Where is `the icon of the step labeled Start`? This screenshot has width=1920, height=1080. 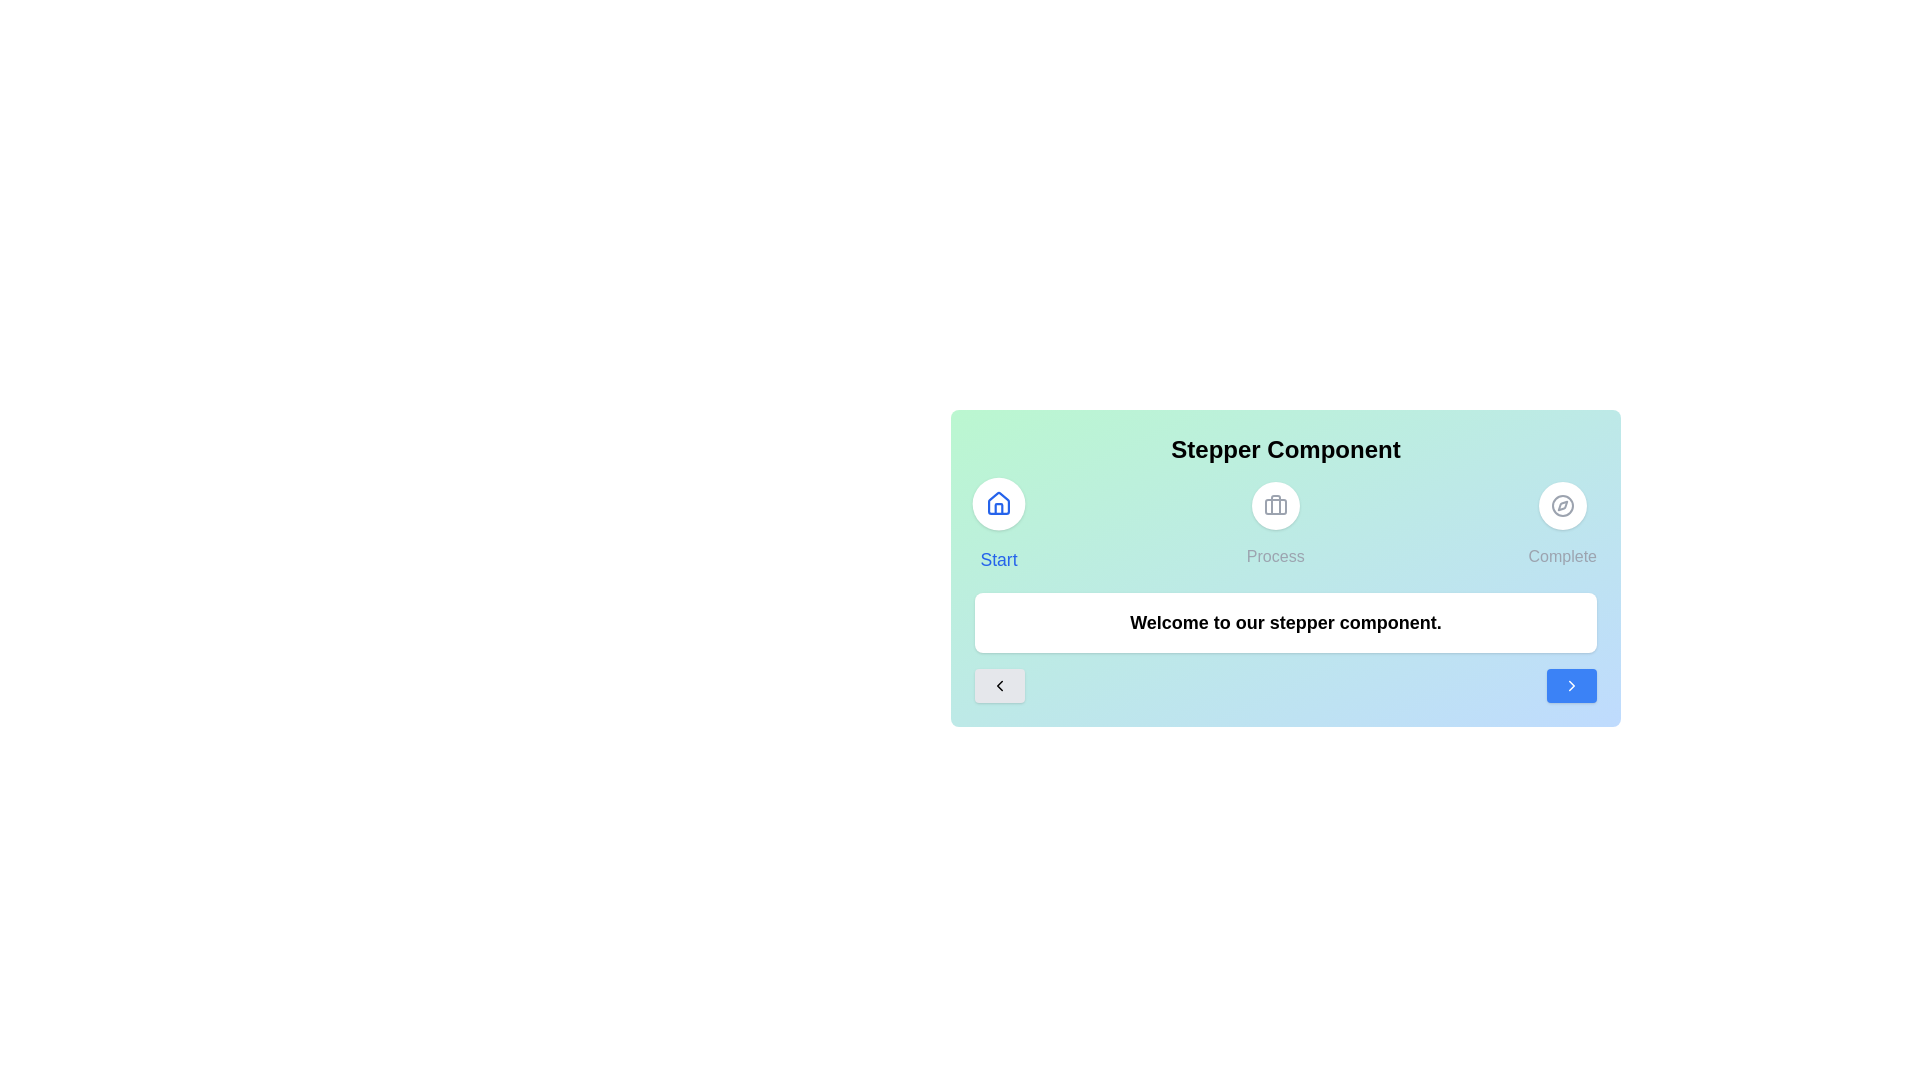
the icon of the step labeled Start is located at coordinates (998, 503).